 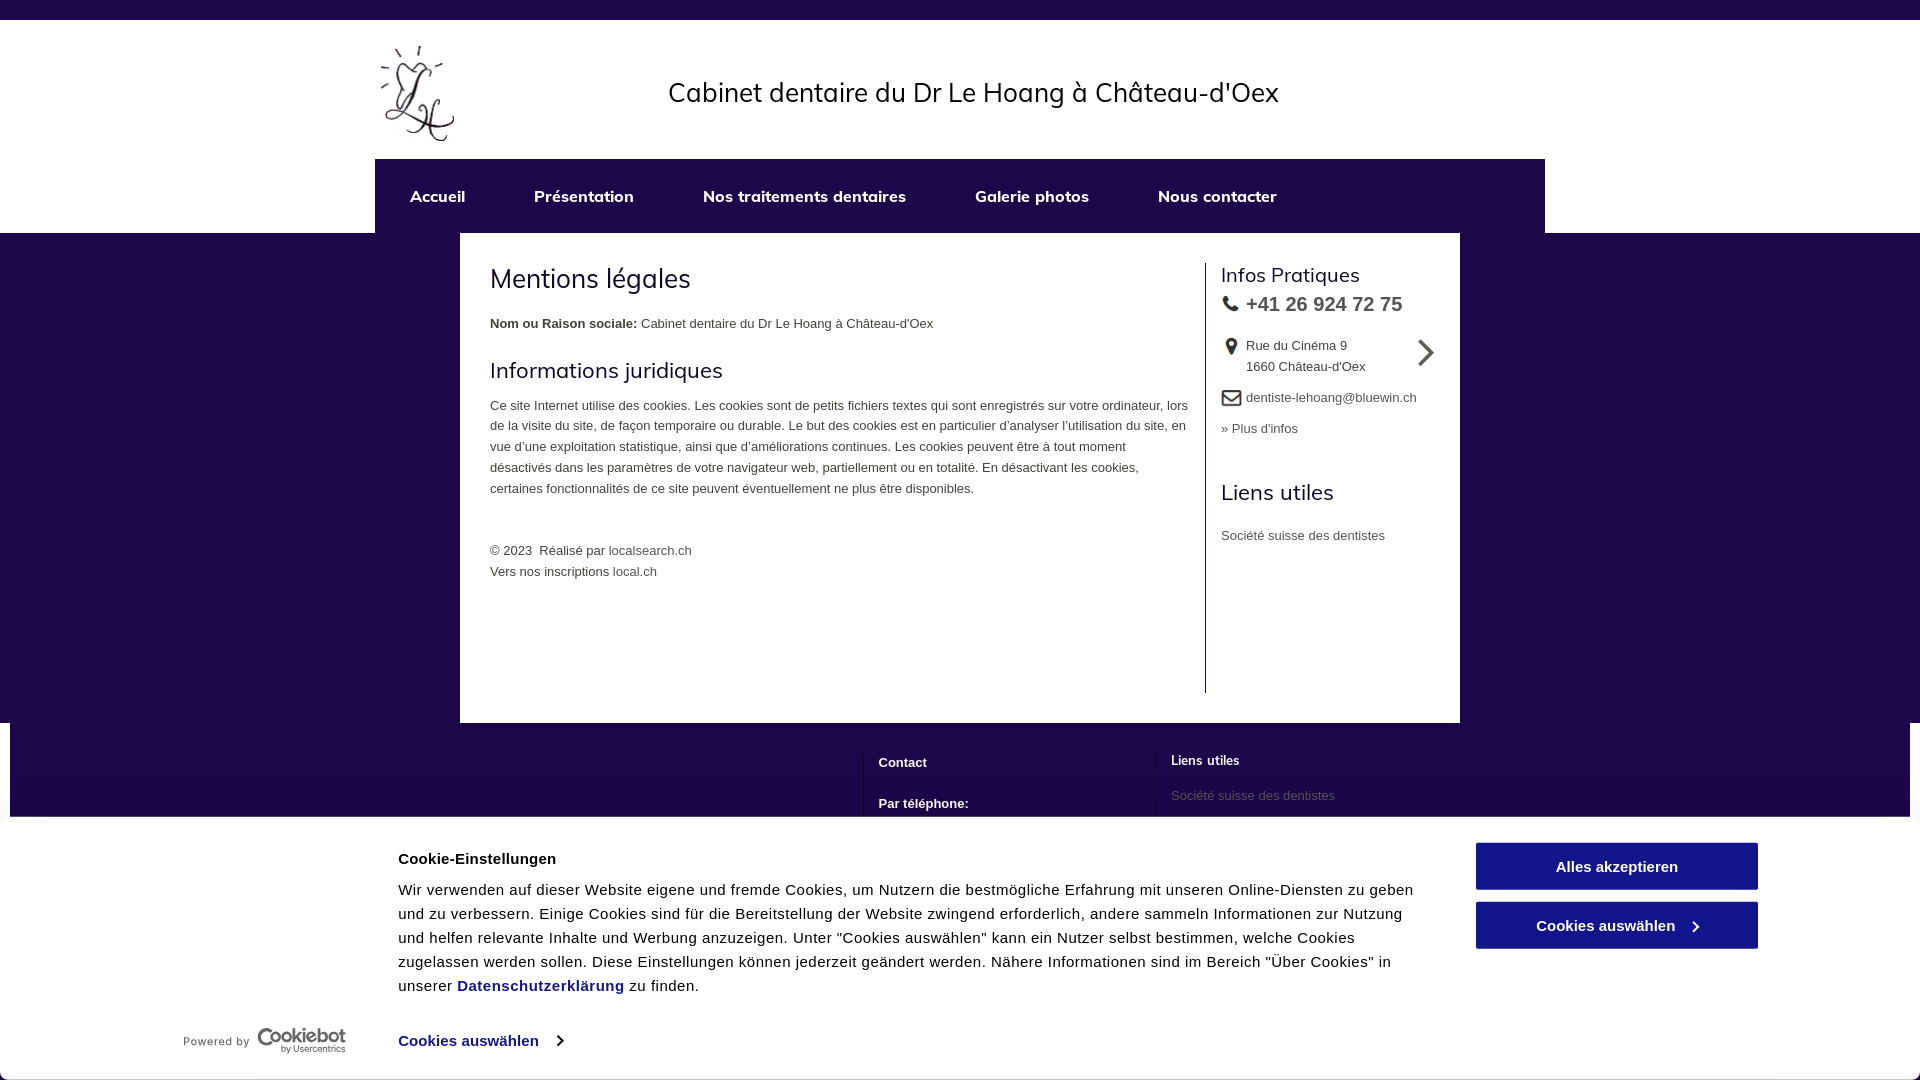 I want to click on 'Nos traitements dentaires', so click(x=803, y=196).